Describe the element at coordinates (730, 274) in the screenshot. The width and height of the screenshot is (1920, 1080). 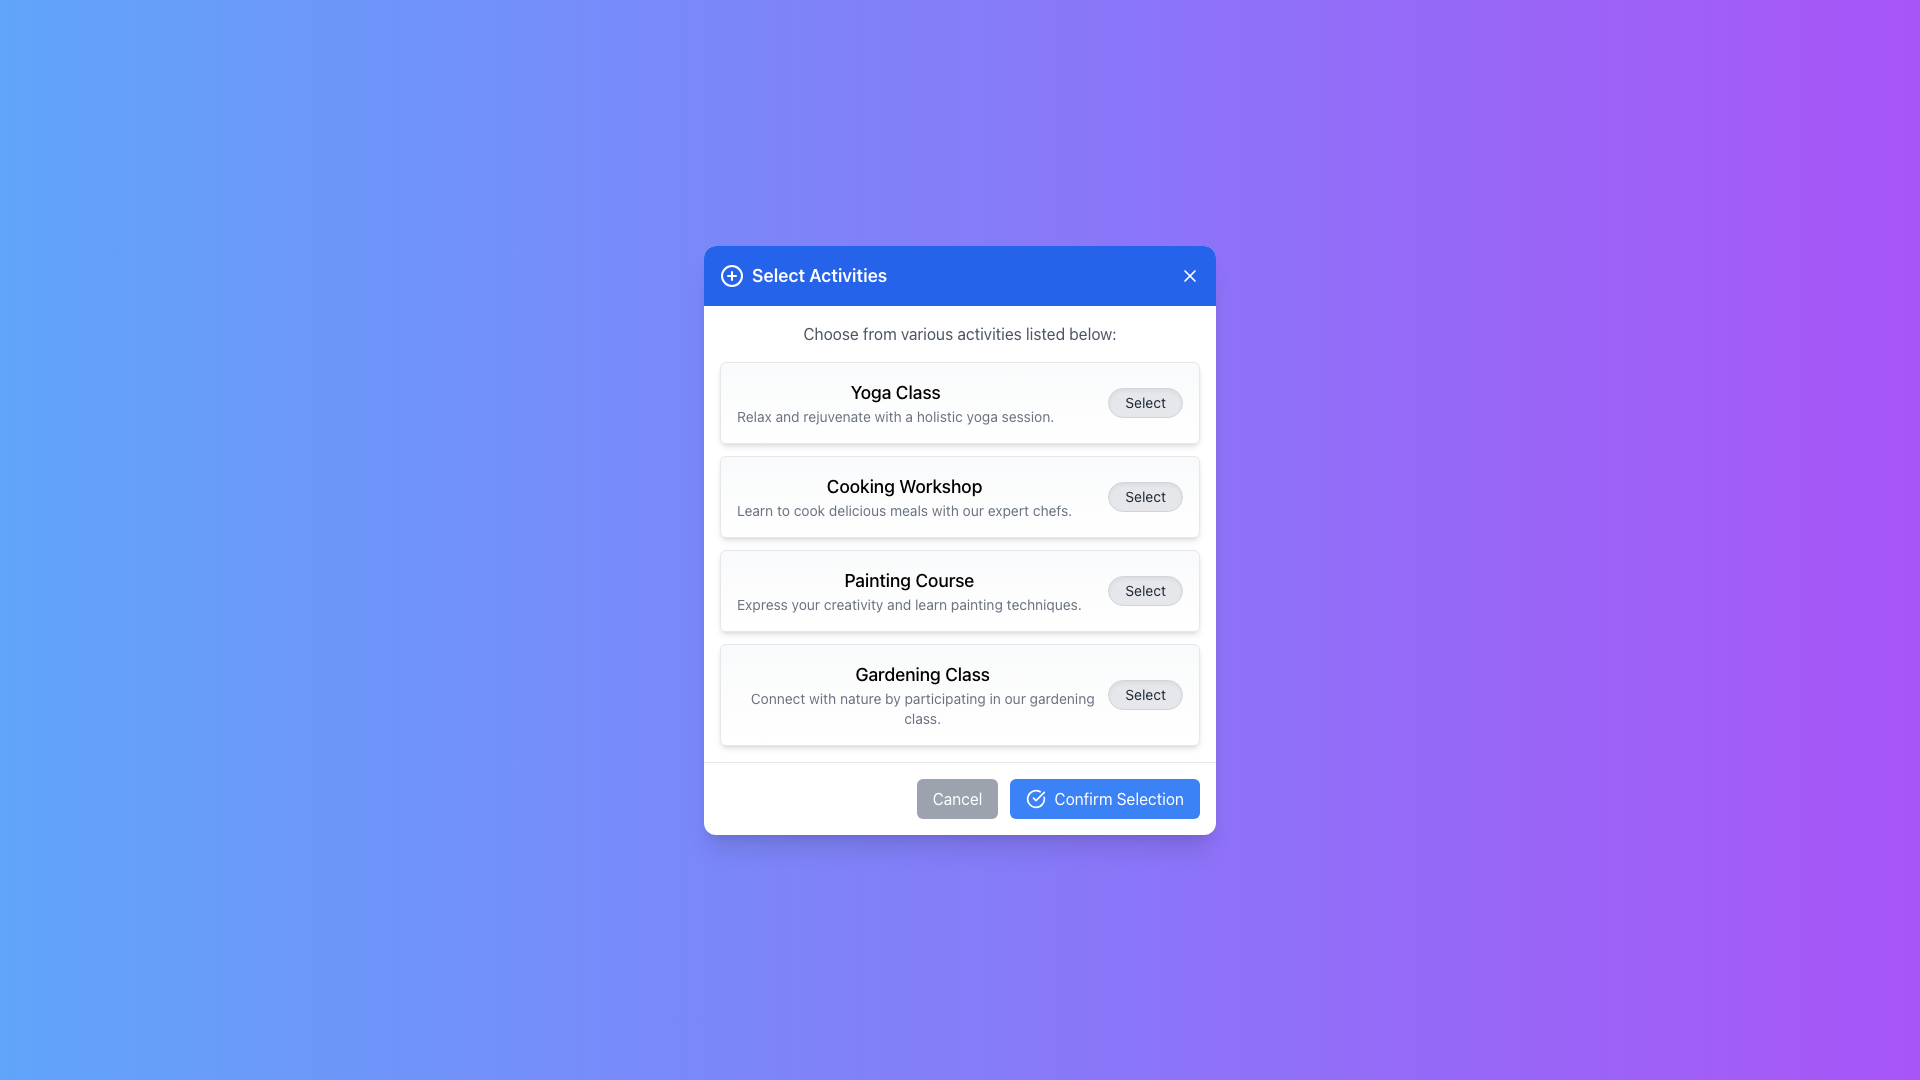
I see `the icon depicting a circle with a plus sign, located to the left of the 'Select Activities' heading` at that location.